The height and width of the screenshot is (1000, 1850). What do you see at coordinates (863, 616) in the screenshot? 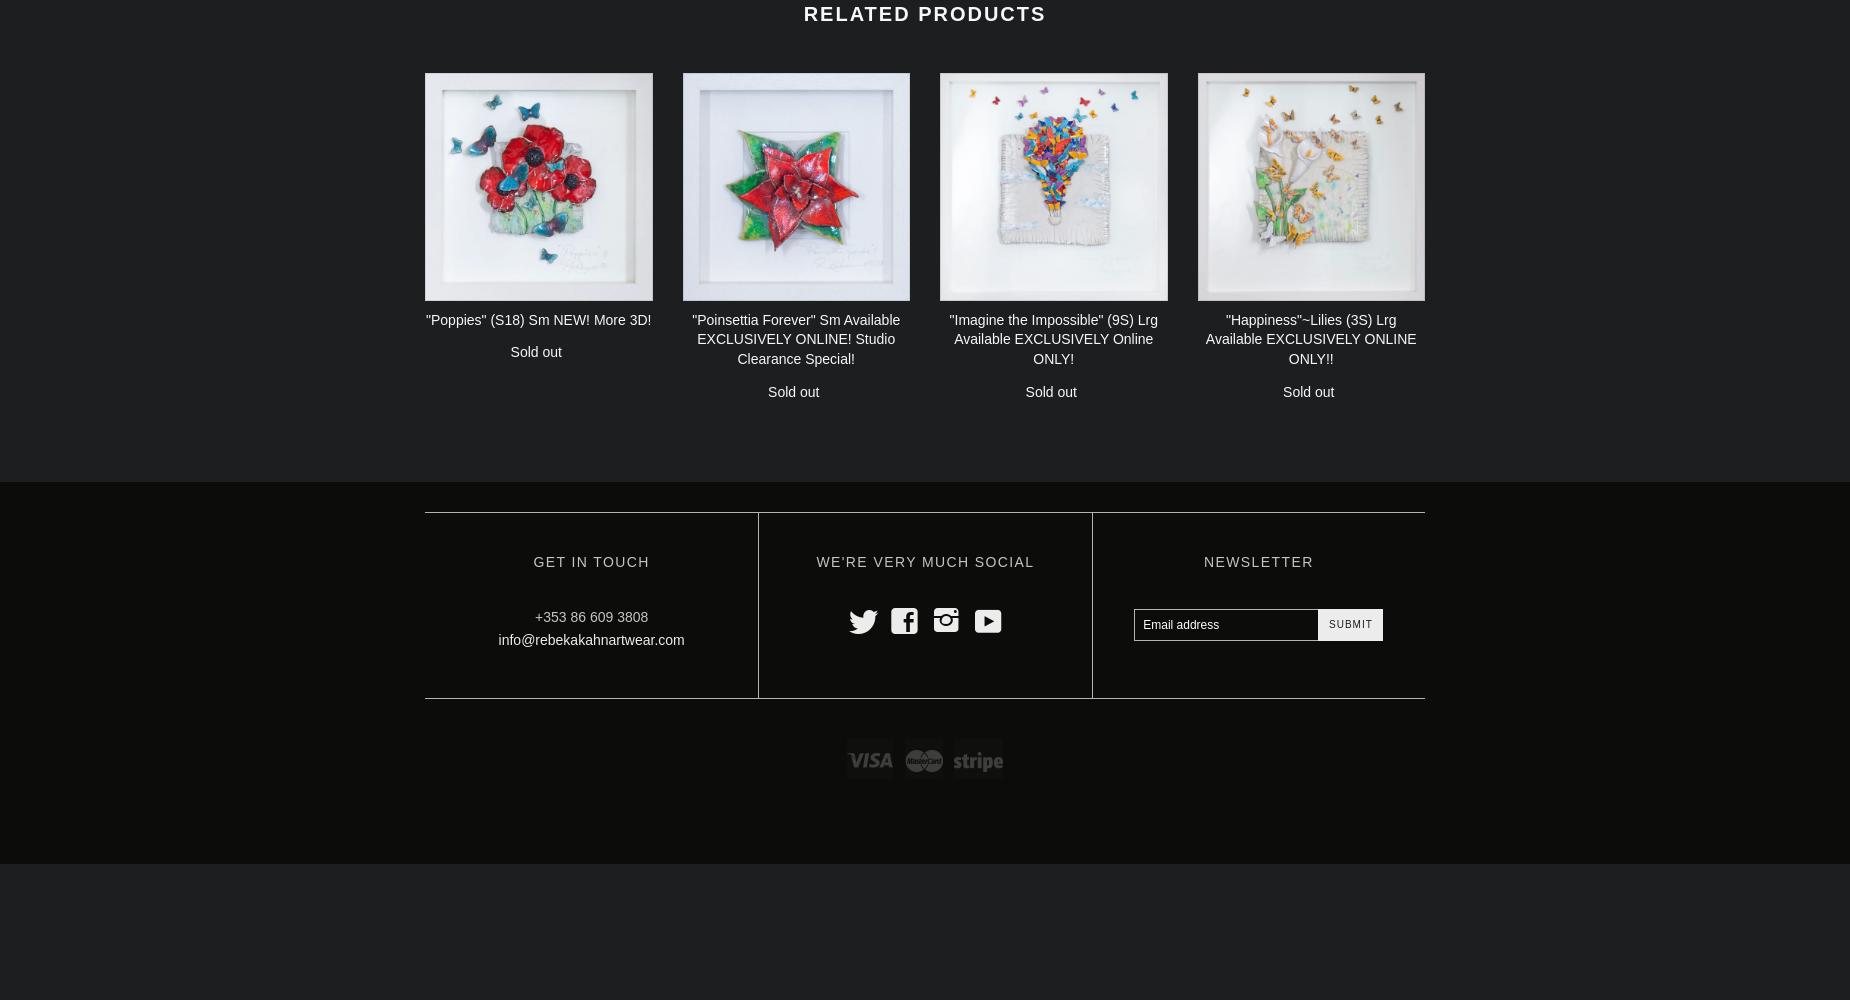
I see `'t'` at bounding box center [863, 616].